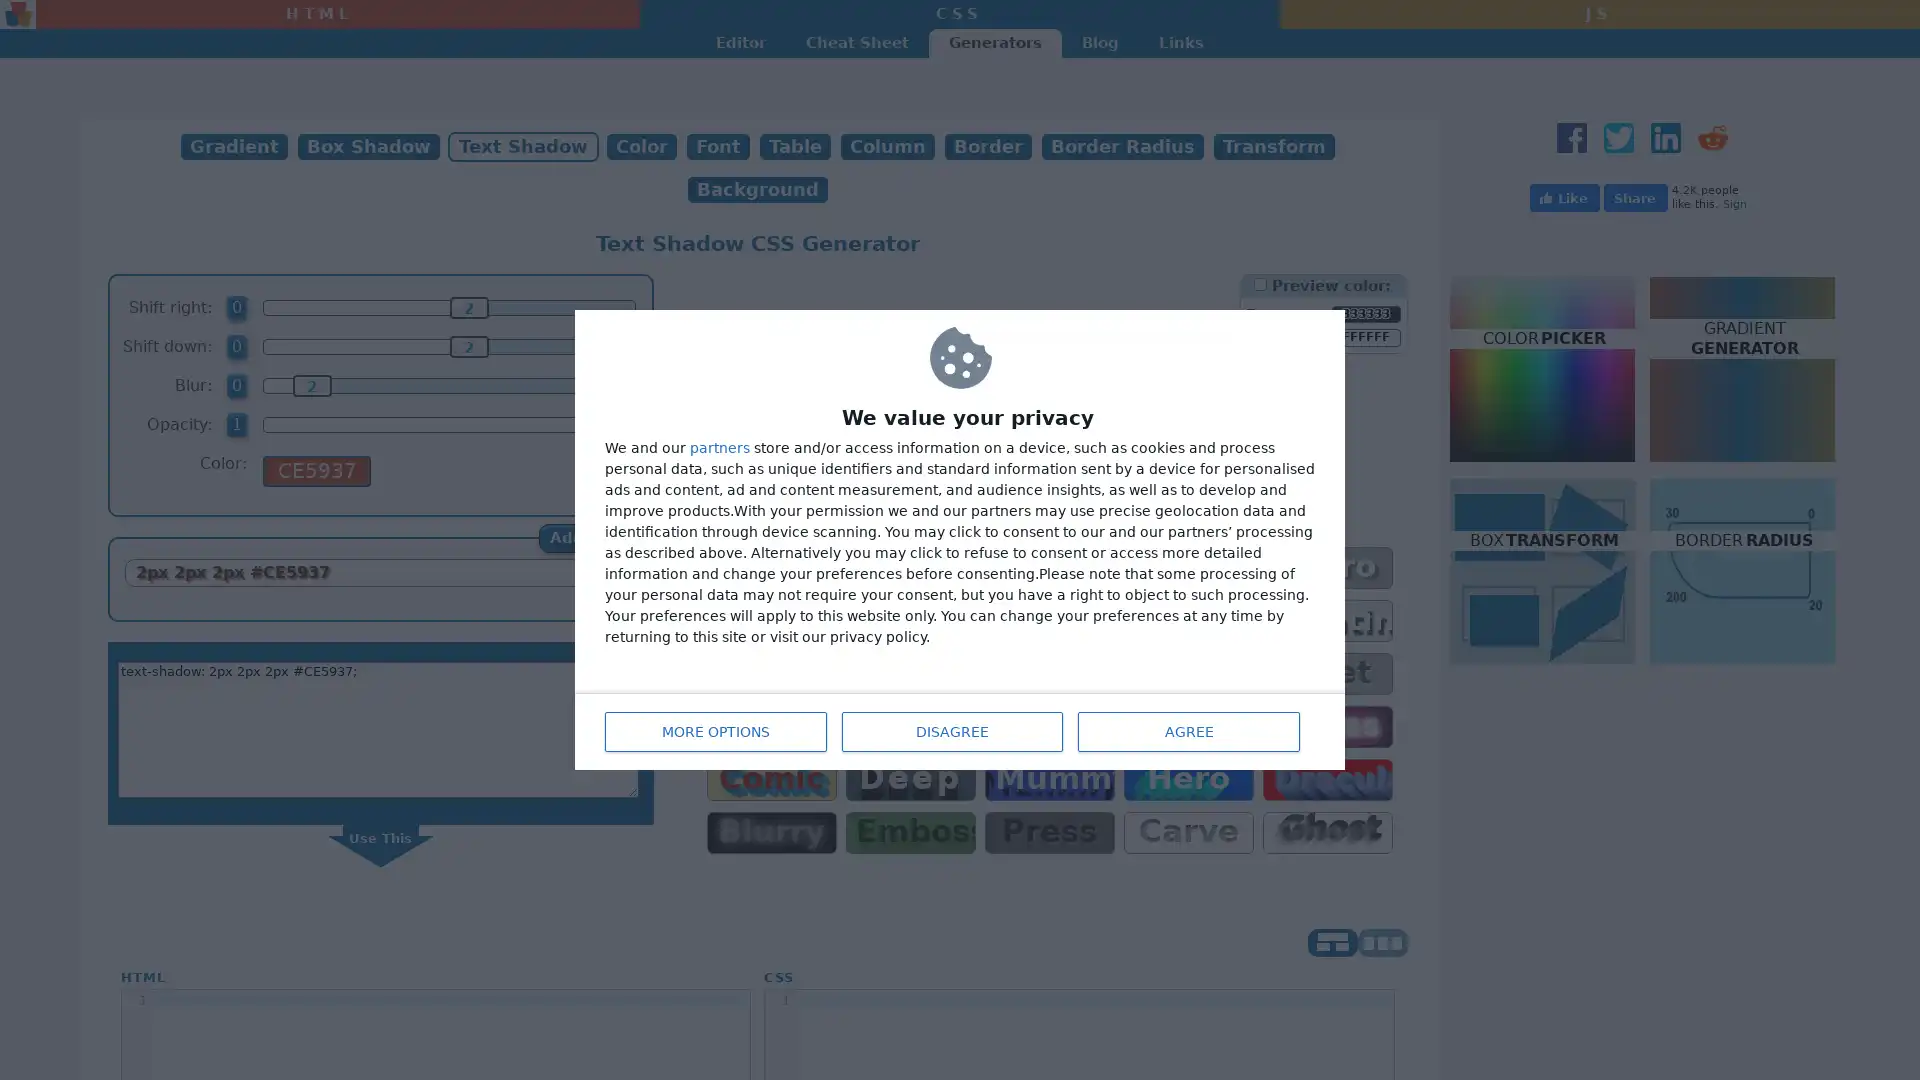 Image resolution: width=1920 pixels, height=1080 pixels. I want to click on DISAGREE, so click(950, 732).